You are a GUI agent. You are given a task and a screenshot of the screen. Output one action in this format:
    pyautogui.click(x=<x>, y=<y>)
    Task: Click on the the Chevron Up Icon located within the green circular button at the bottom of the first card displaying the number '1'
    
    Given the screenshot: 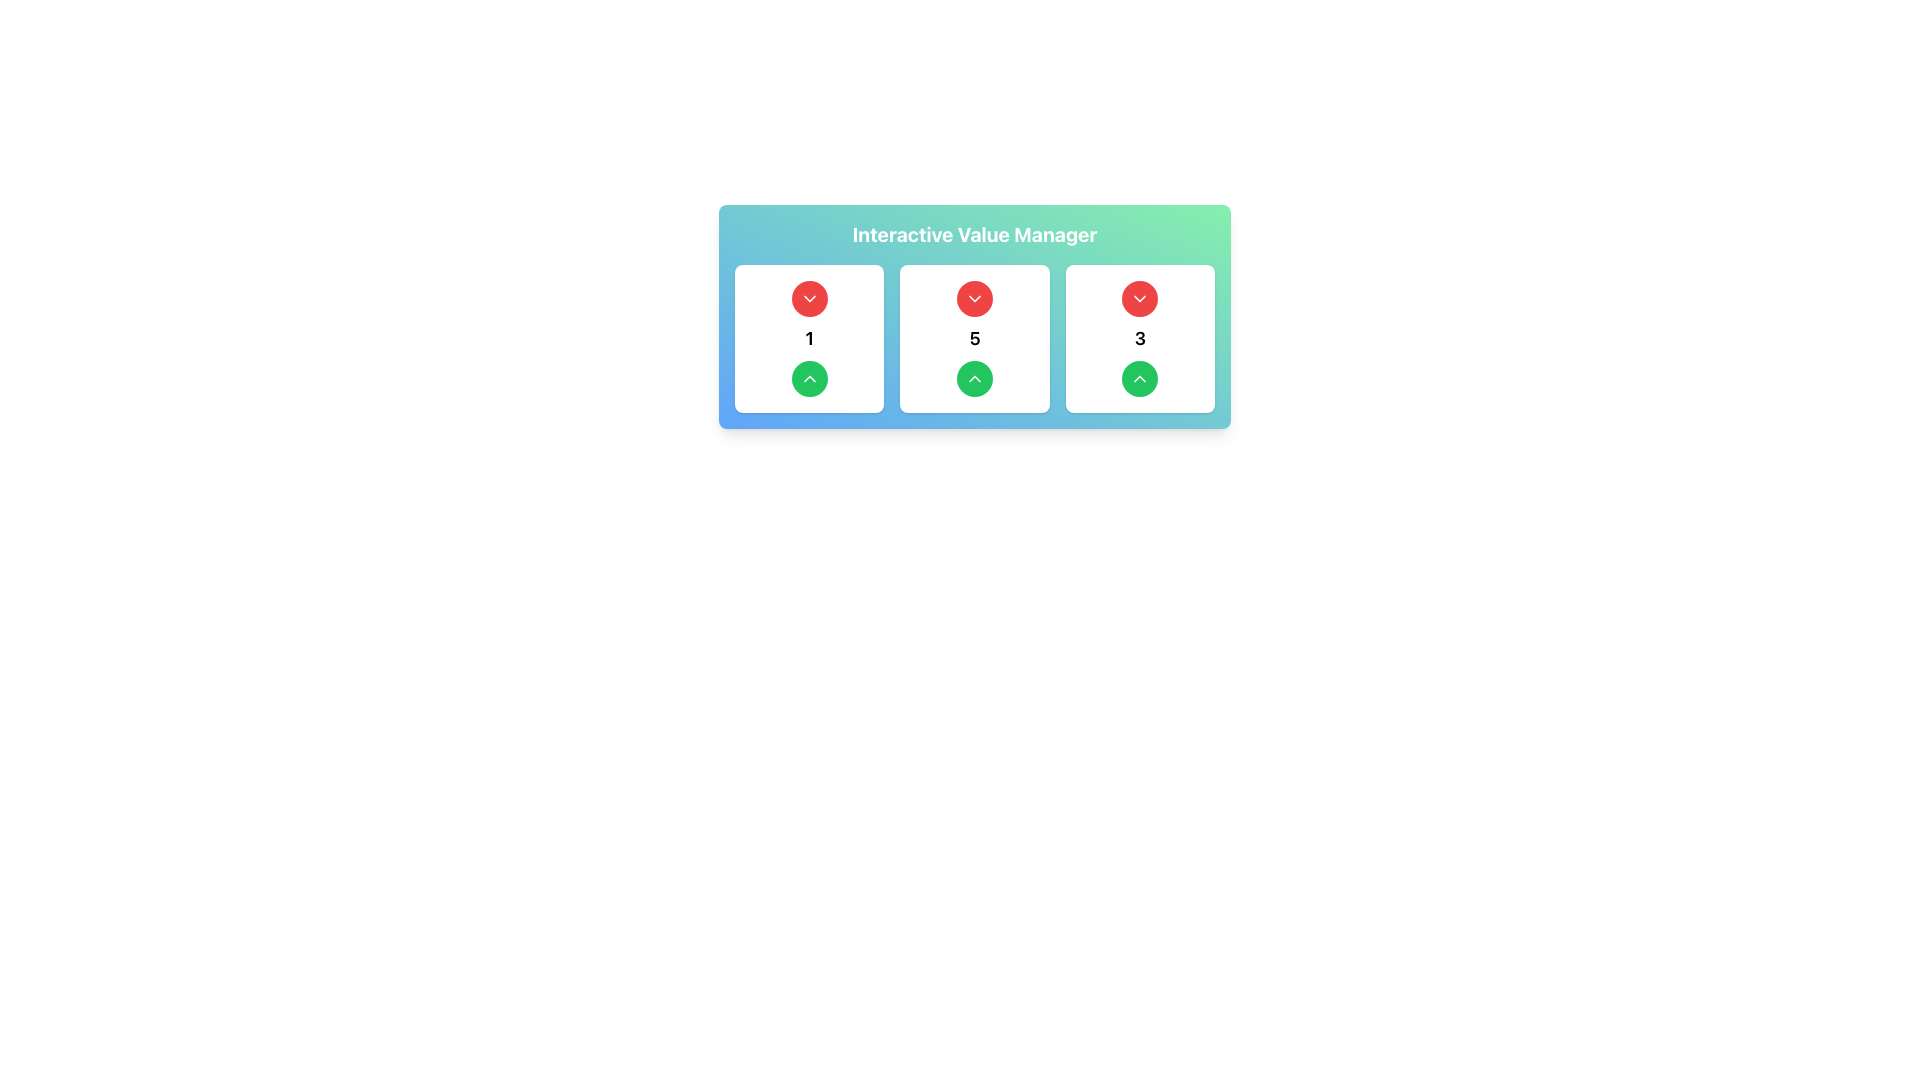 What is the action you would take?
    pyautogui.click(x=809, y=378)
    